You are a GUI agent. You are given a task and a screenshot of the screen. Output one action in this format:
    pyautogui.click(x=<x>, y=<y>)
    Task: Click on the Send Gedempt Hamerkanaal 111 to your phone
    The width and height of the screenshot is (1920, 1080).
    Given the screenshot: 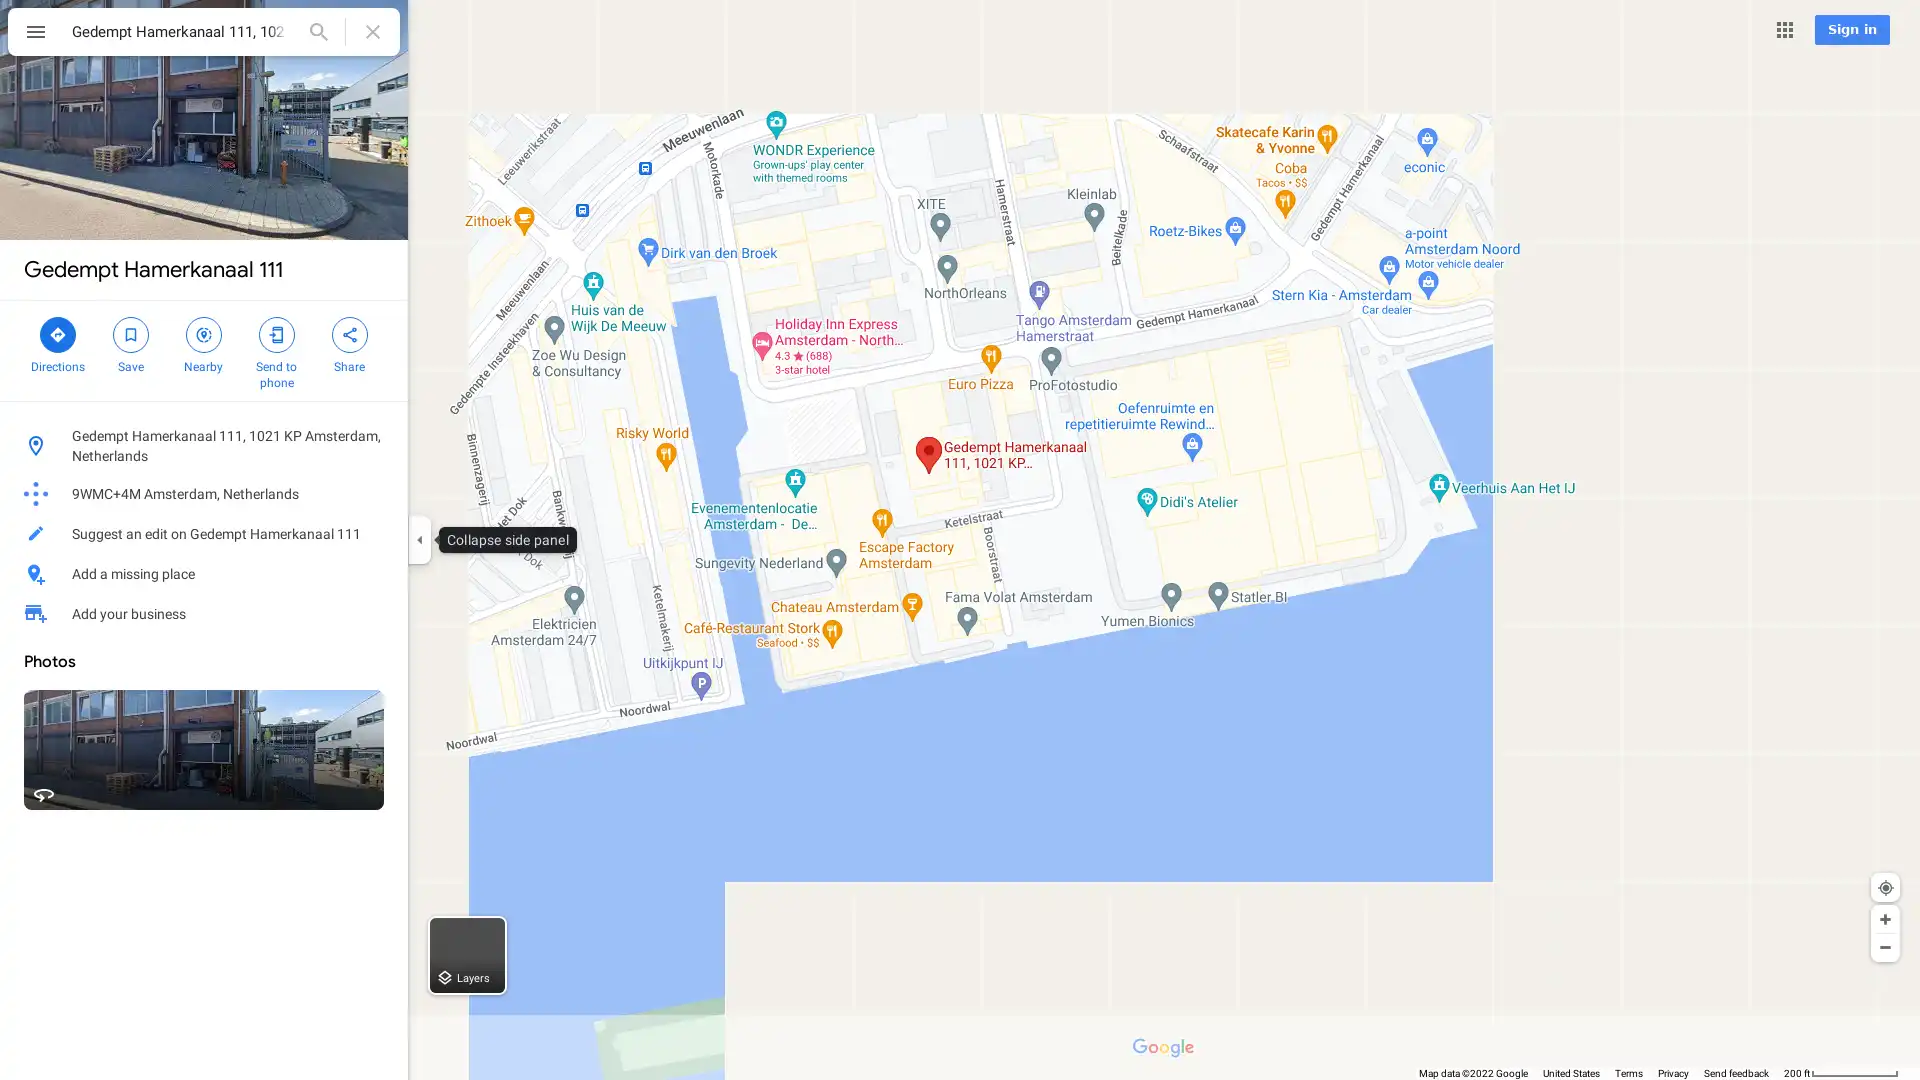 What is the action you would take?
    pyautogui.click(x=275, y=350)
    